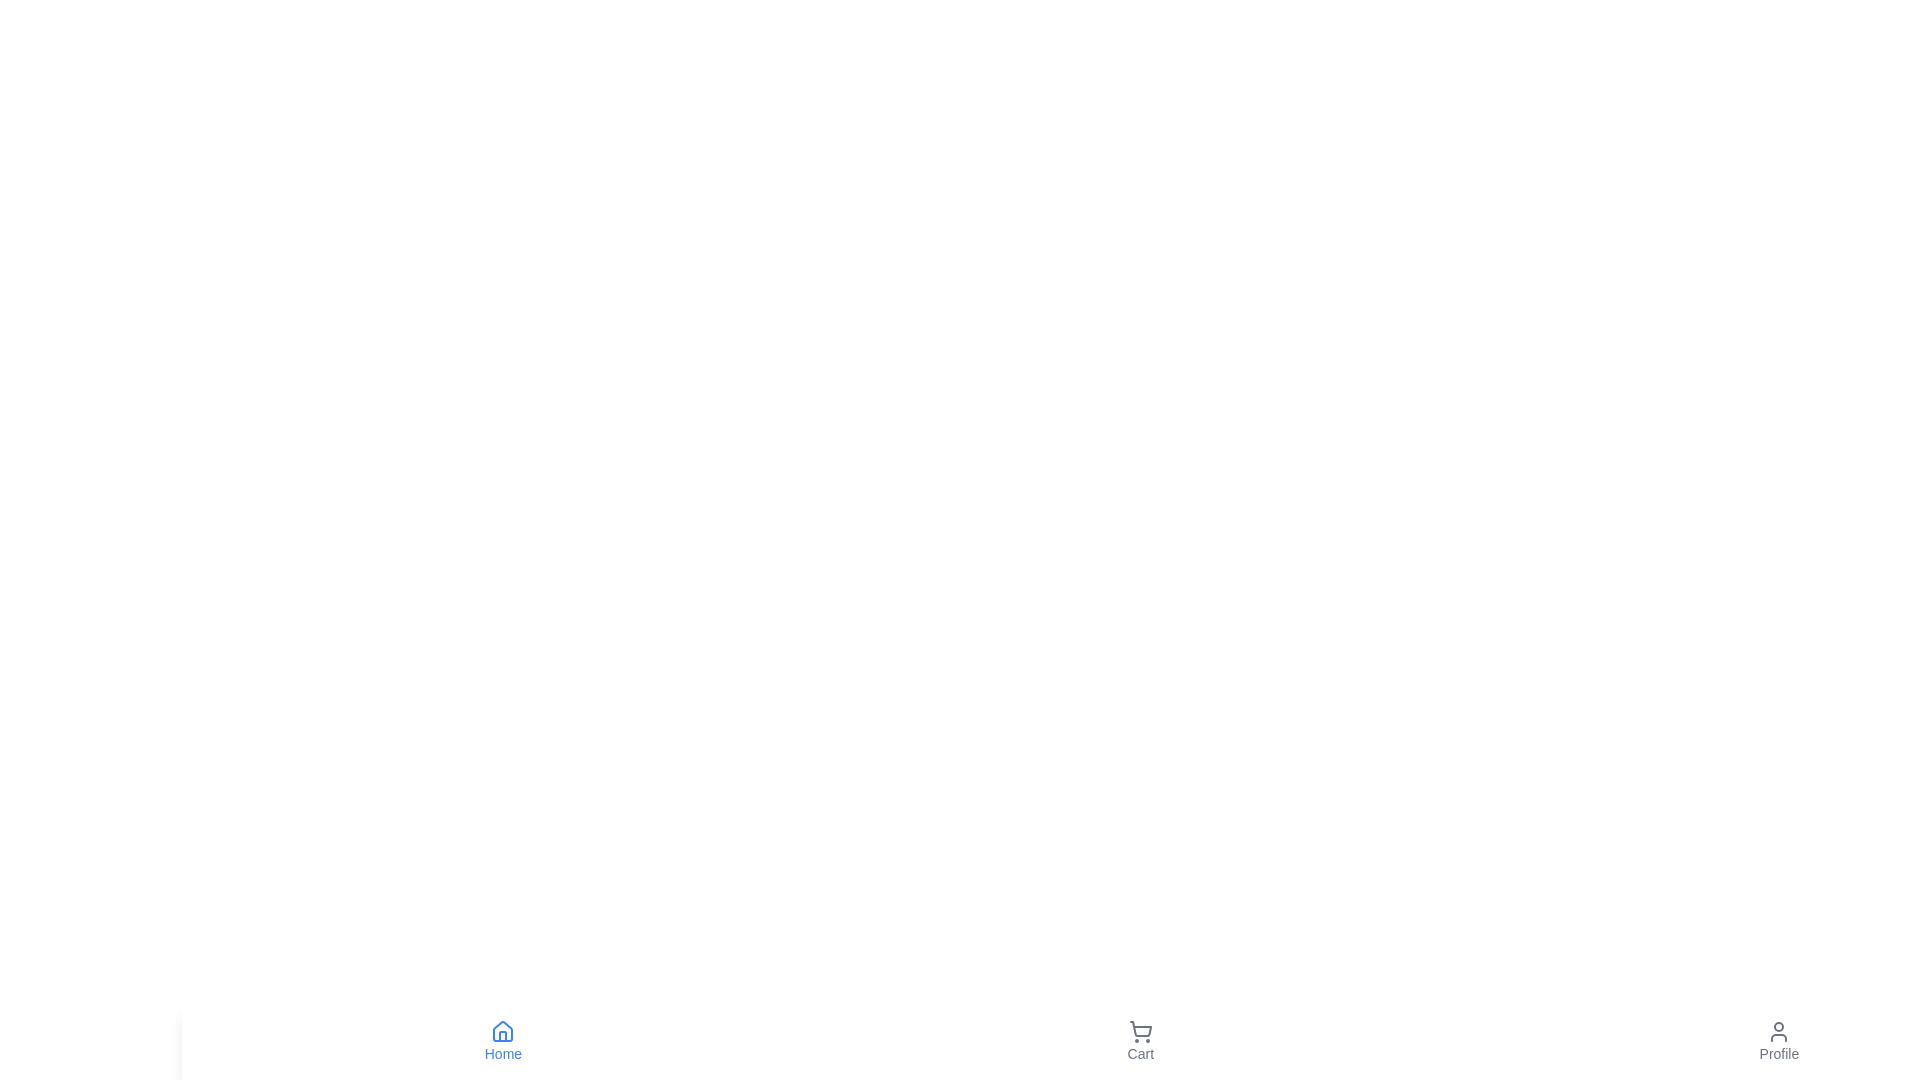  What do you see at coordinates (1140, 1040) in the screenshot?
I see `the navigation item Cart` at bounding box center [1140, 1040].